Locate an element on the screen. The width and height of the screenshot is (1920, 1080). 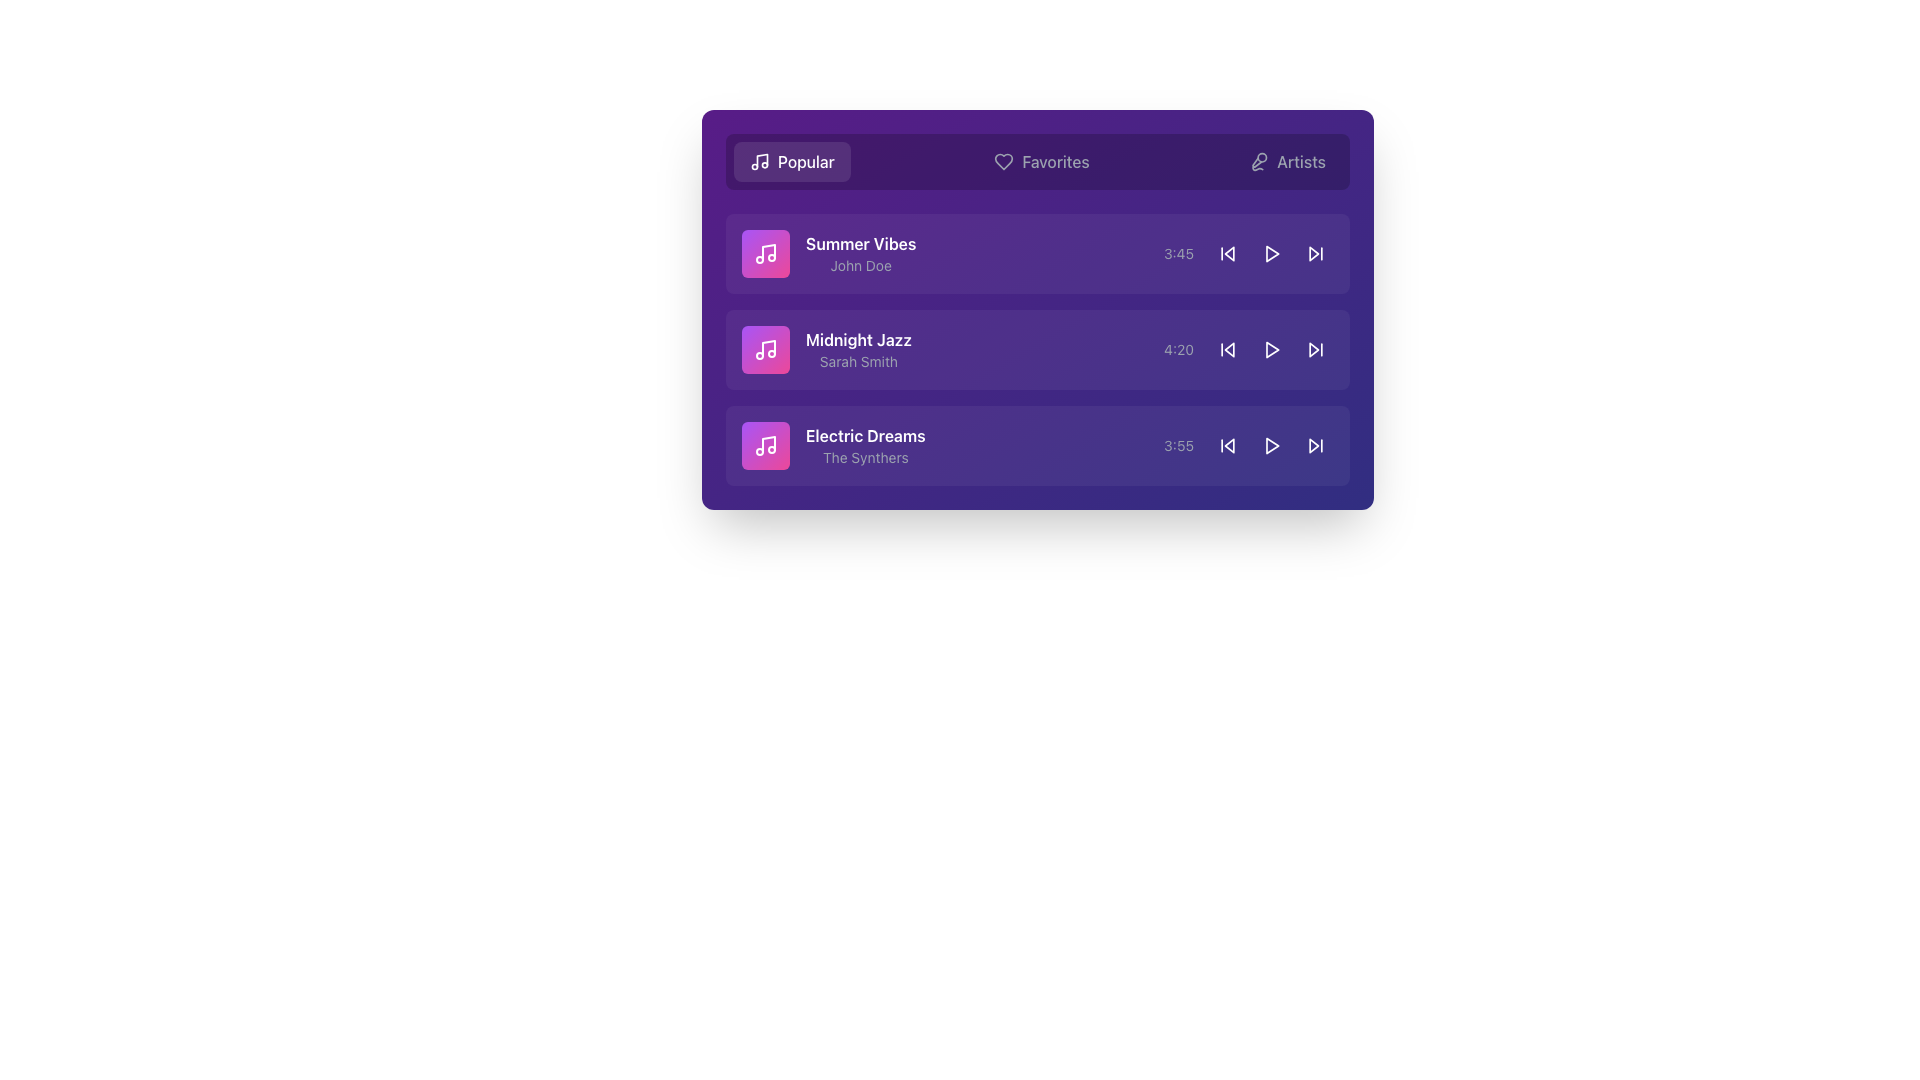
the 'Play' button for the track 'Summer Vibes' by John Doe is located at coordinates (1271, 253).